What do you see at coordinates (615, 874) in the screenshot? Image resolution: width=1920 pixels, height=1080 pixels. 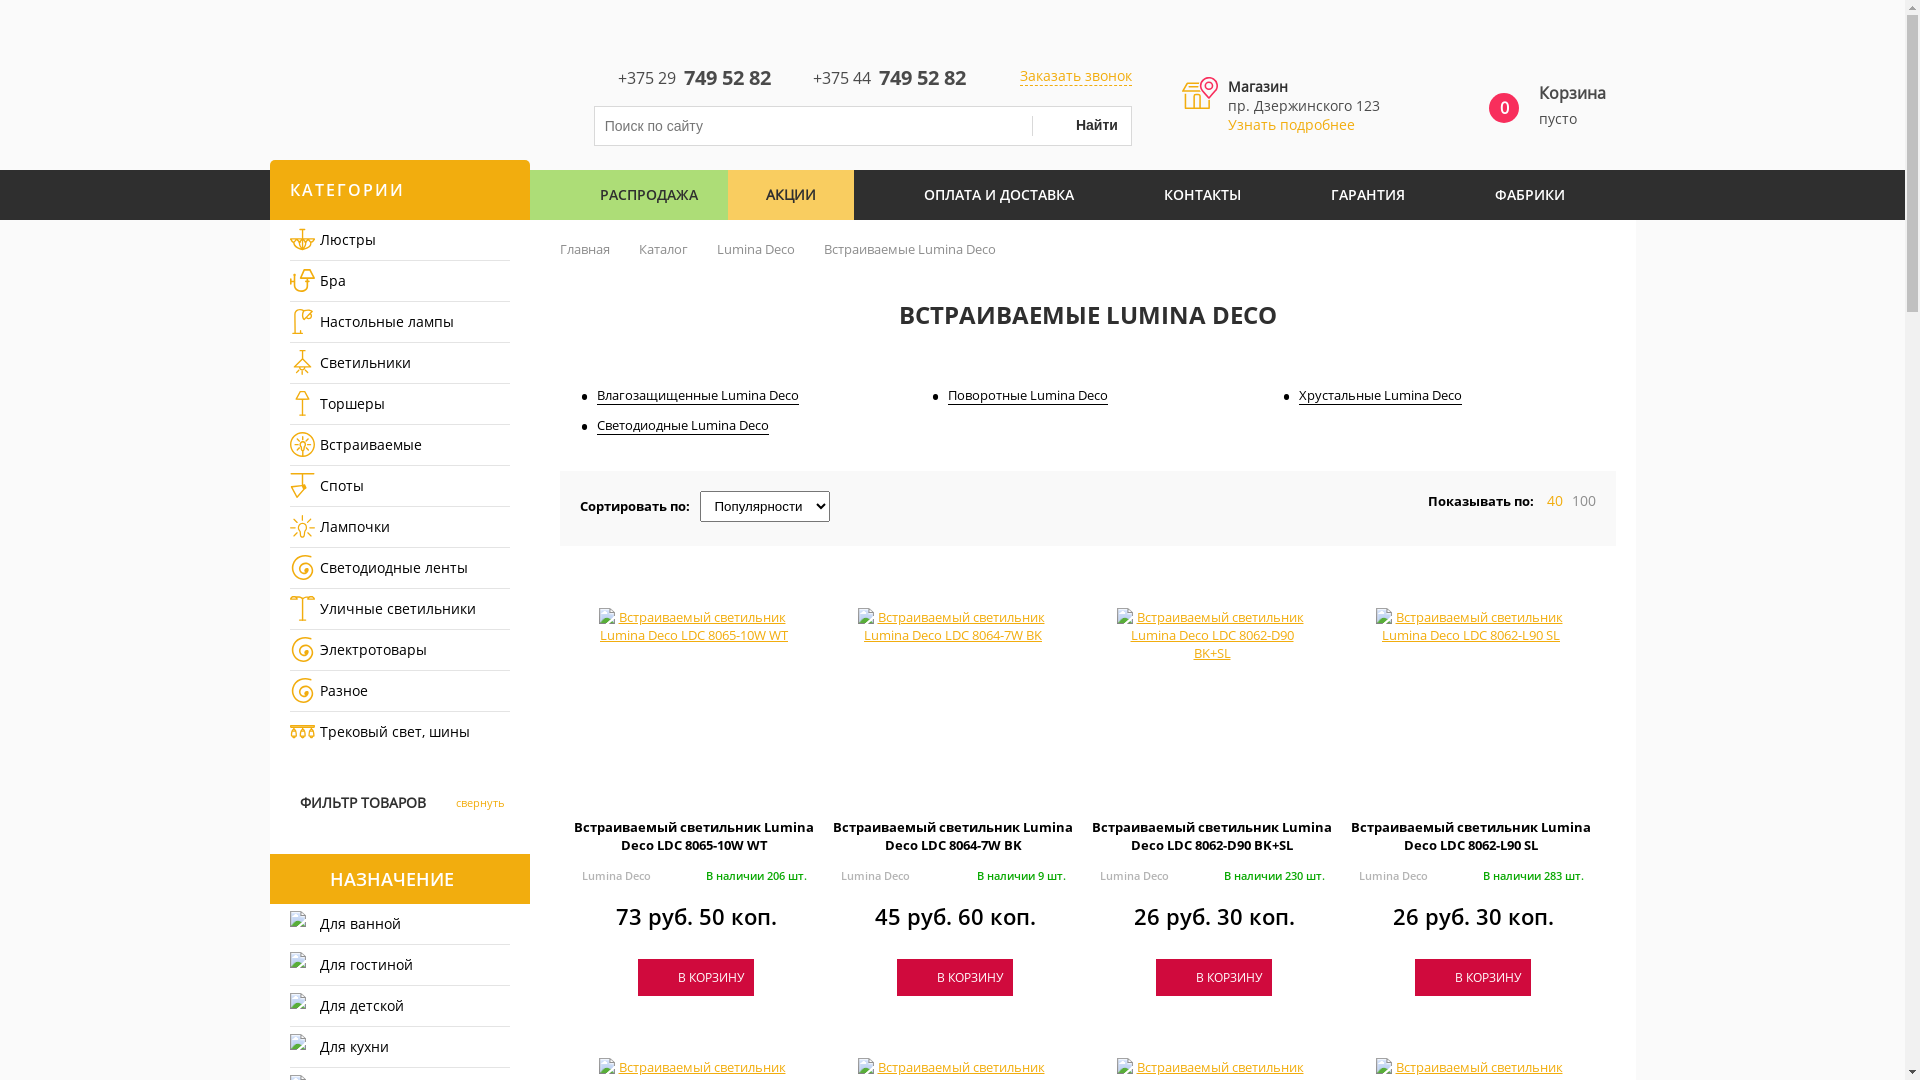 I see `'Lumina Deco'` at bounding box center [615, 874].